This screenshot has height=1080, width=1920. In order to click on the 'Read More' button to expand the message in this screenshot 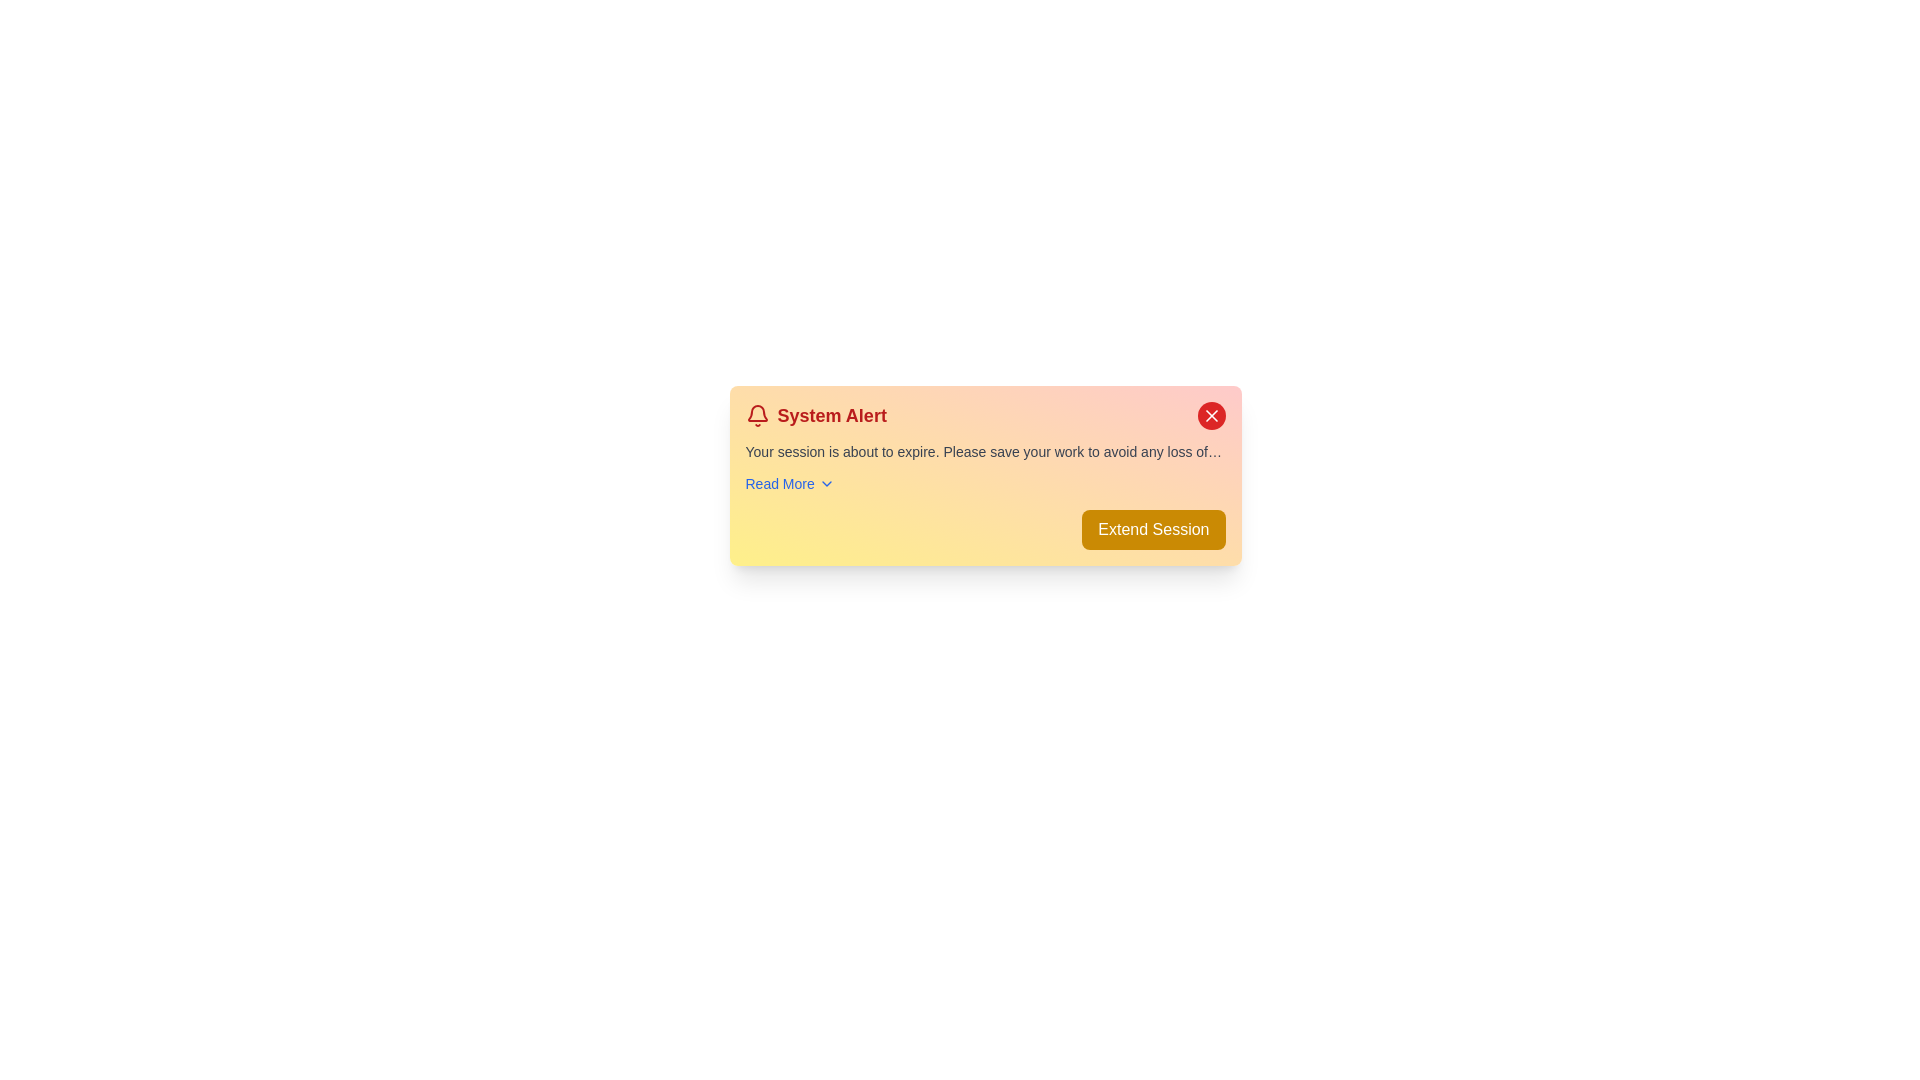, I will do `click(789, 483)`.